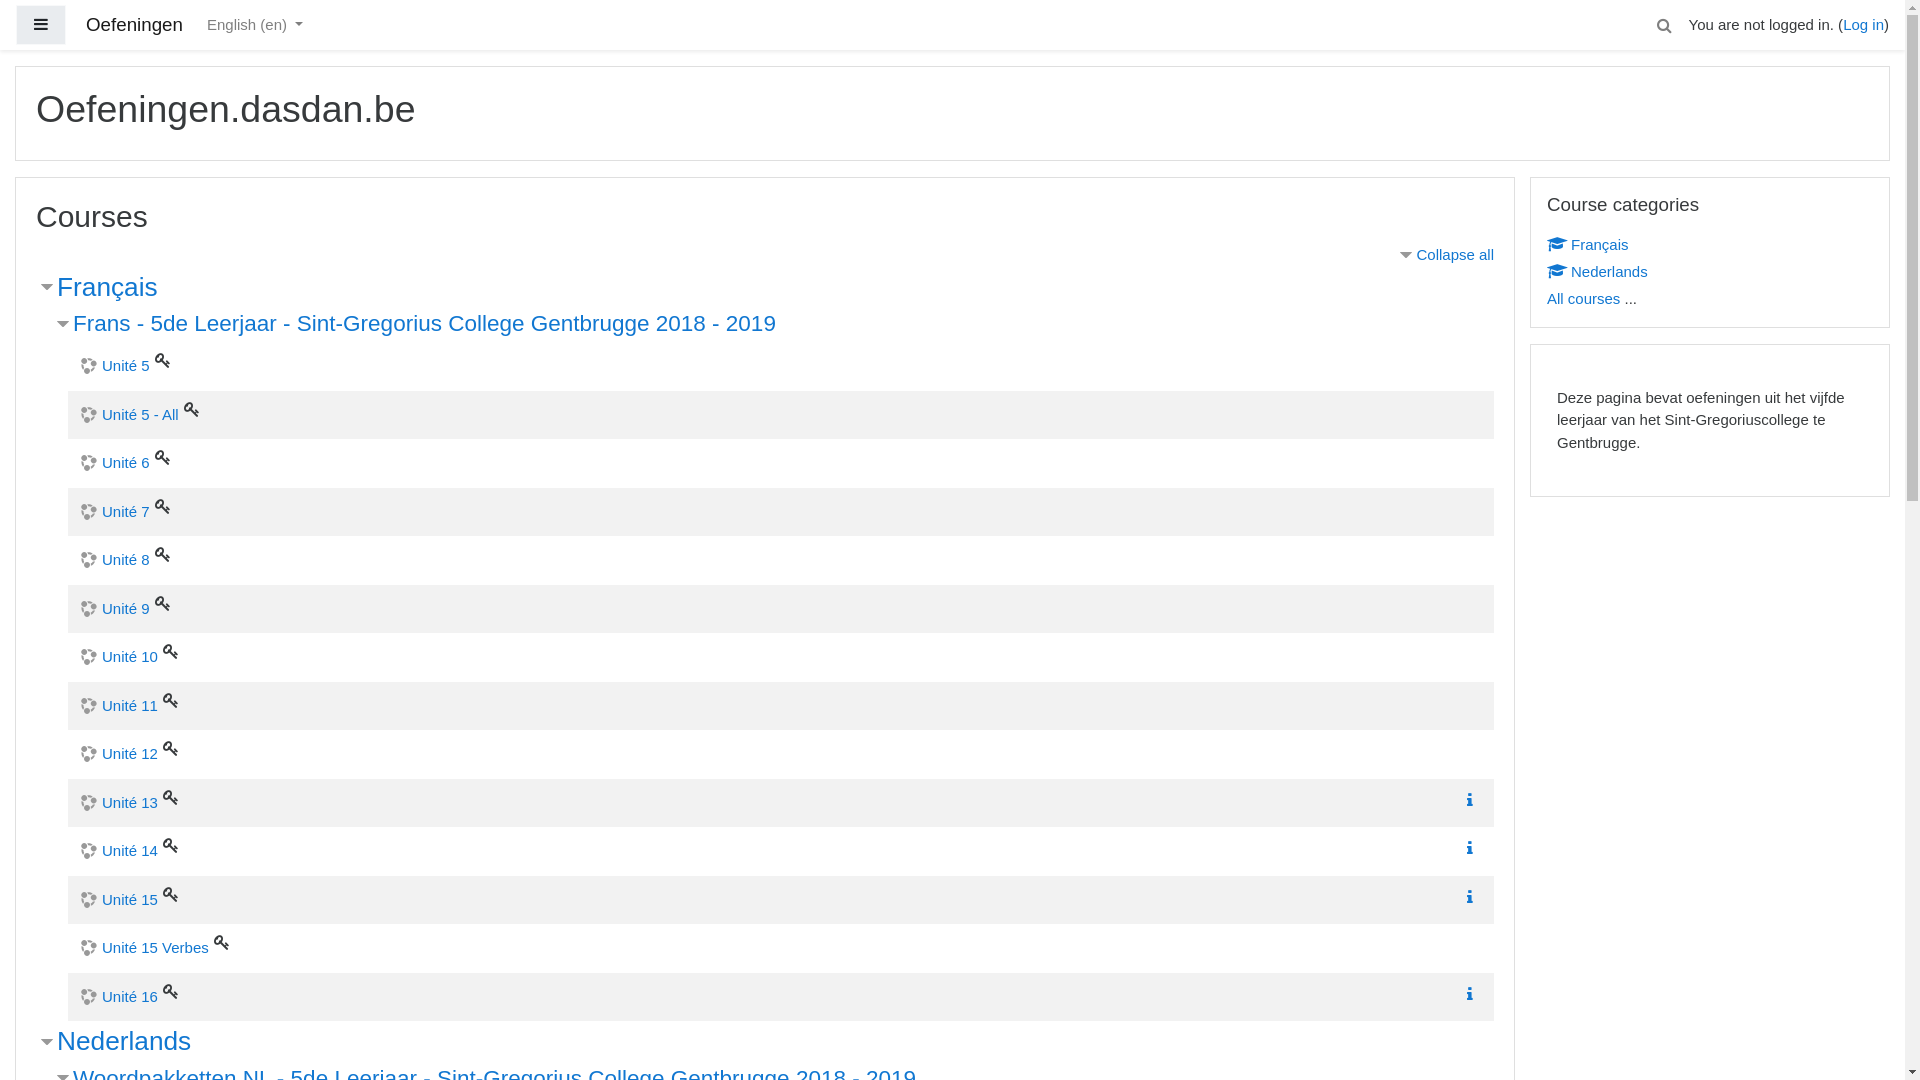  I want to click on 'Summary', so click(1469, 894).